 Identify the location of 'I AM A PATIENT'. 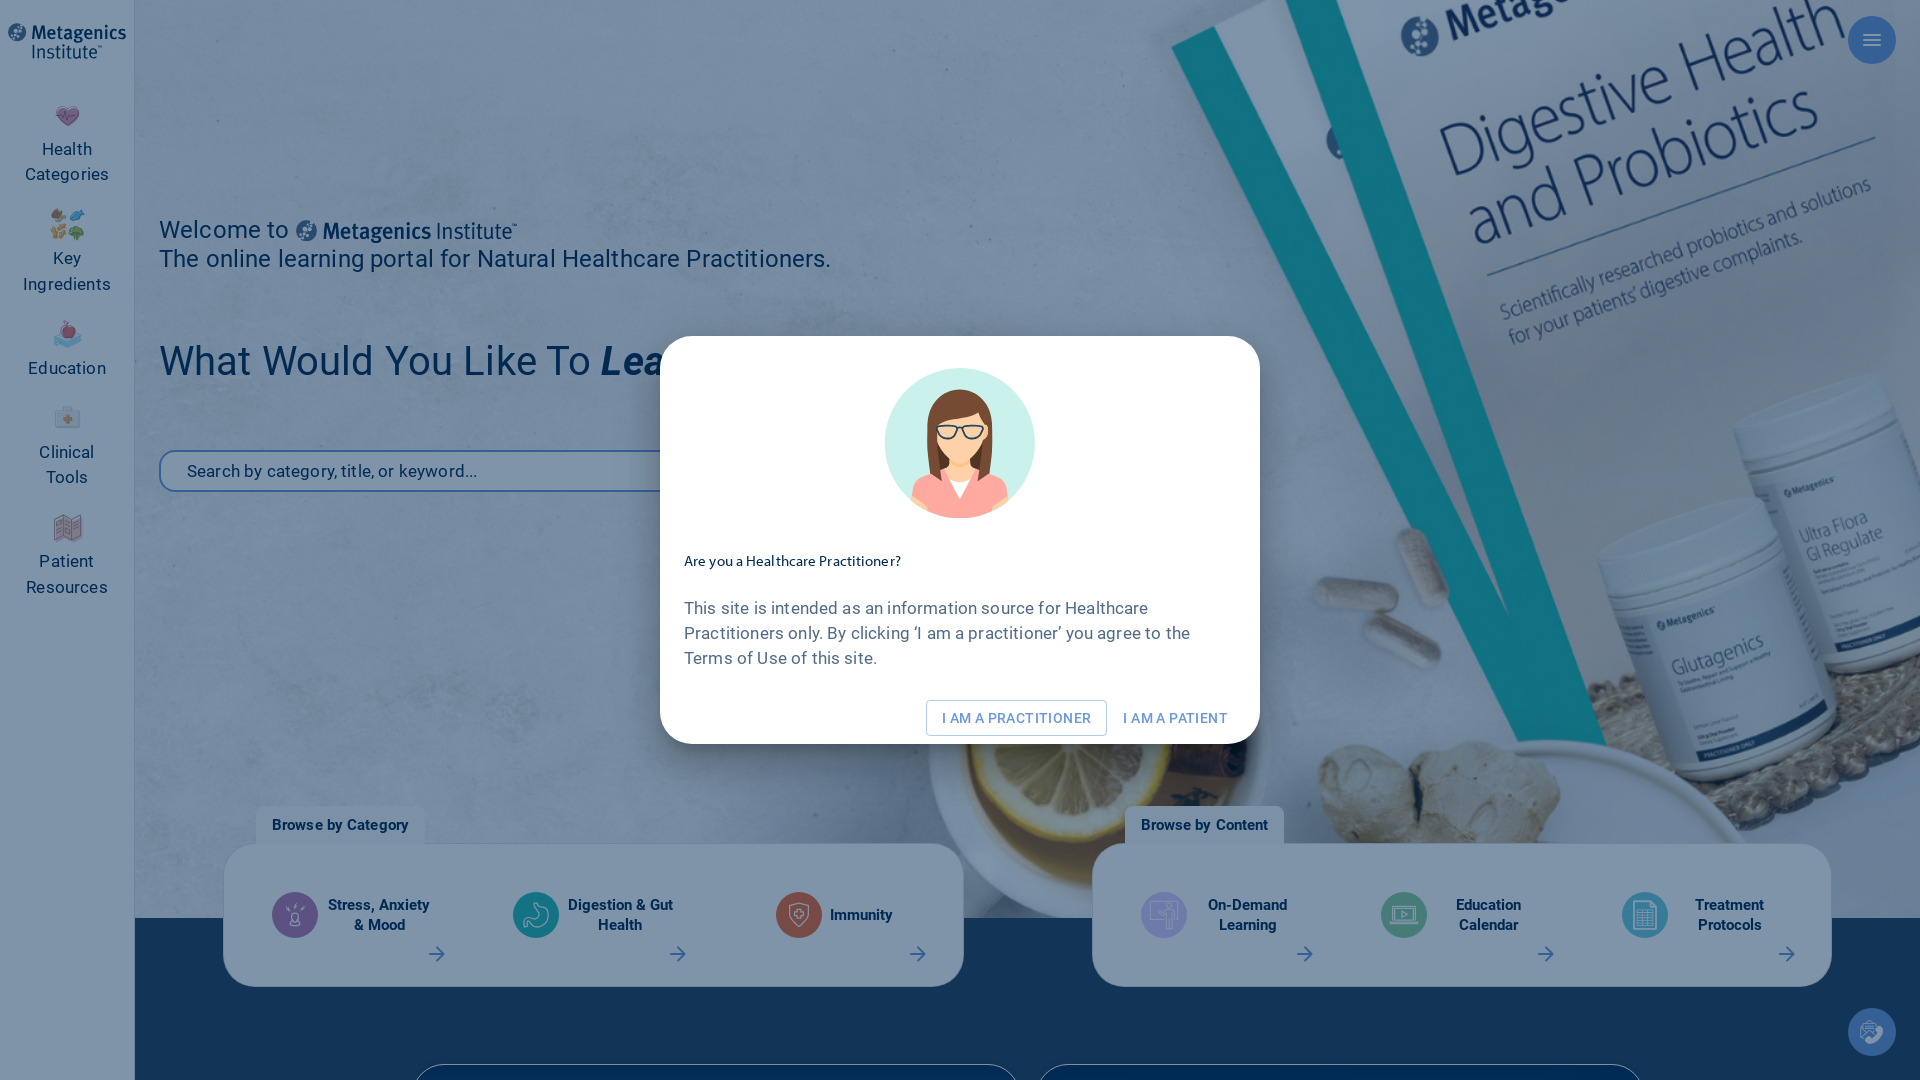
(1175, 717).